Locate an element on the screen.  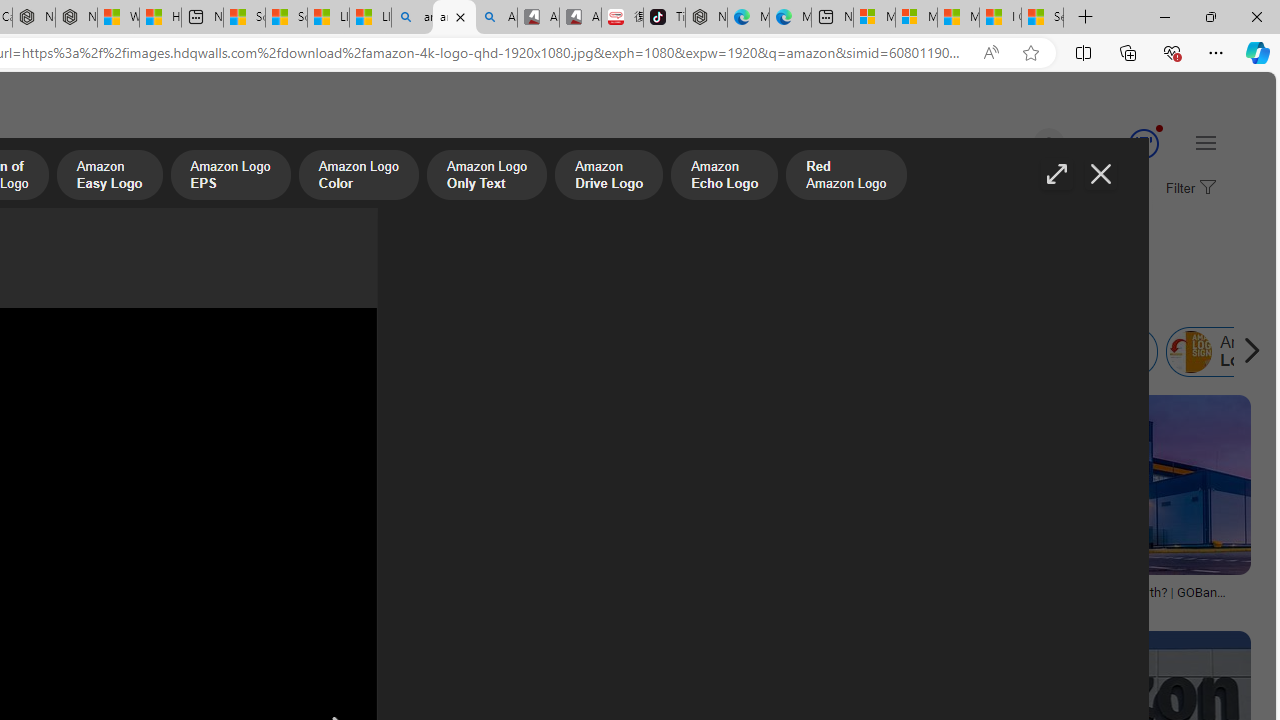
'Amazon Login' is located at coordinates (1191, 351).